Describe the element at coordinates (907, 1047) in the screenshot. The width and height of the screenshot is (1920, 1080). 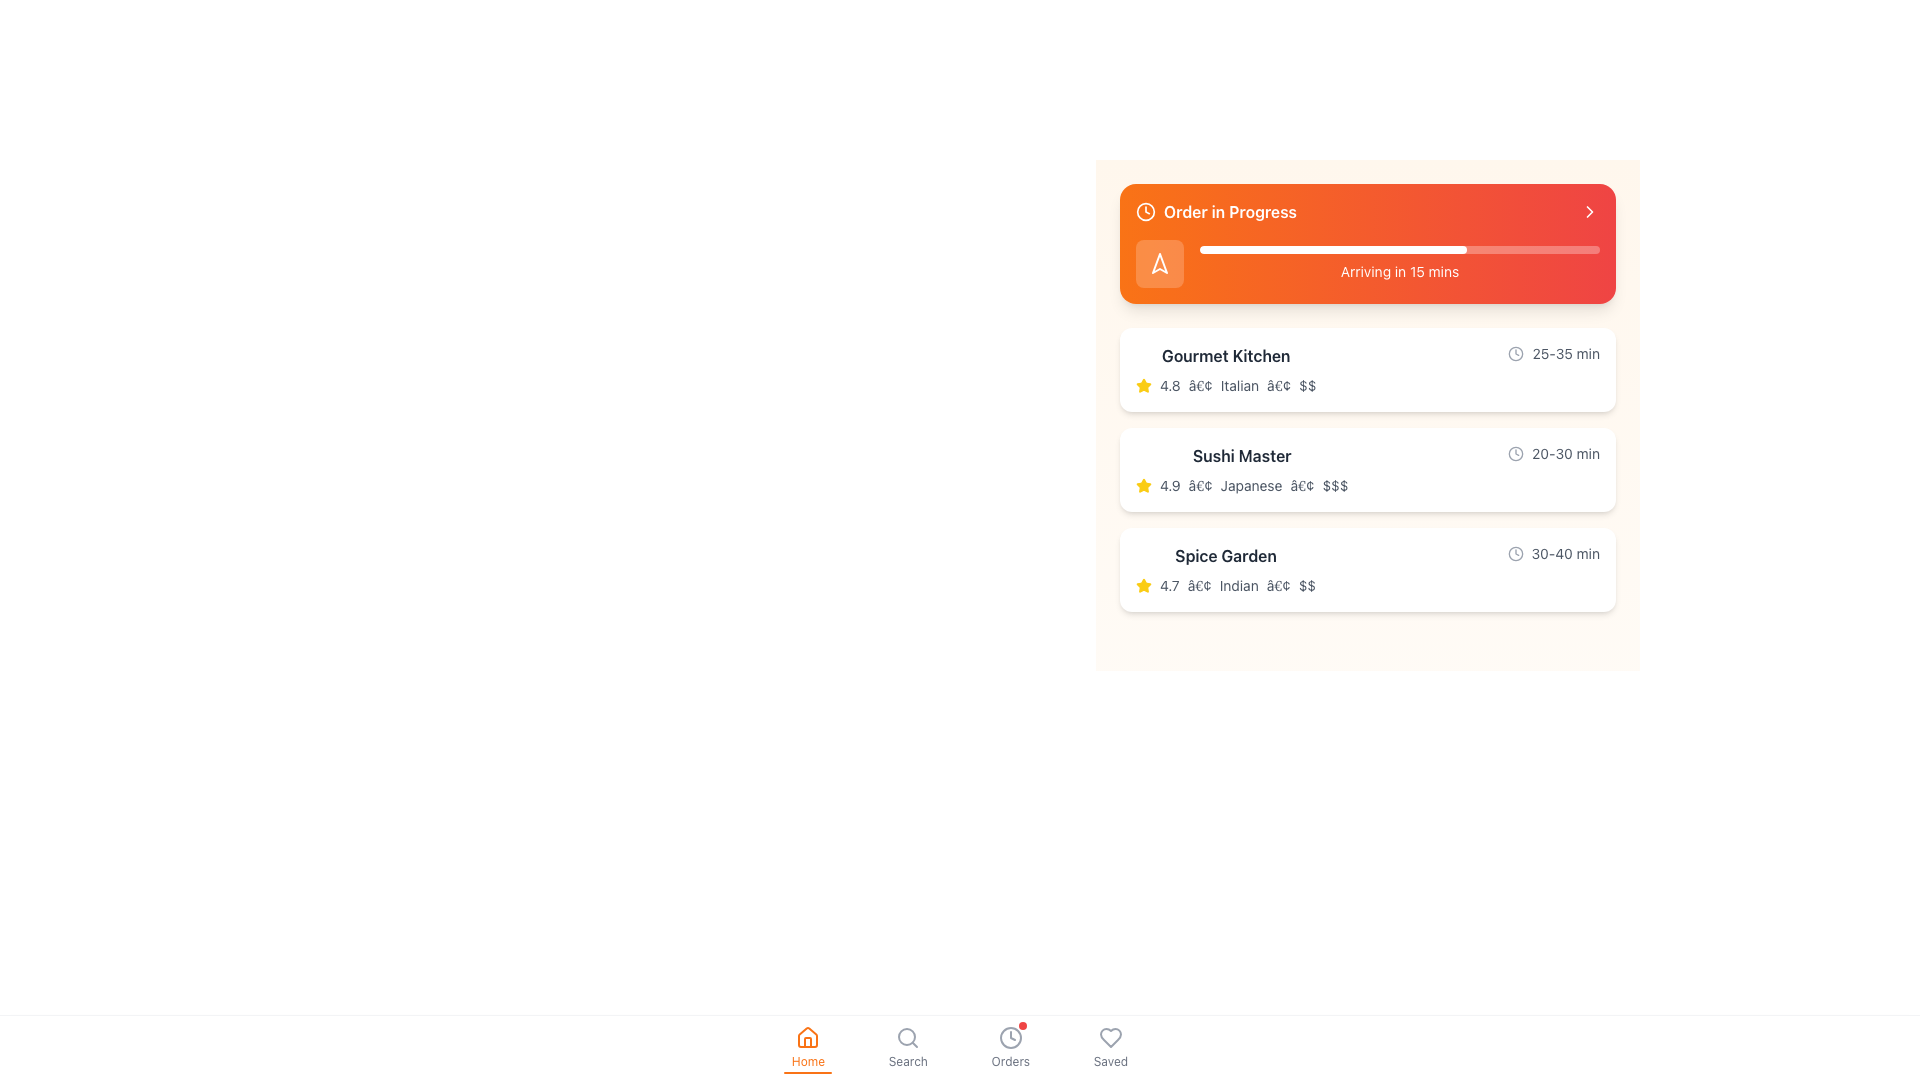
I see `the second icon from the left in the navigation bar at the bottom of the app interface` at that location.